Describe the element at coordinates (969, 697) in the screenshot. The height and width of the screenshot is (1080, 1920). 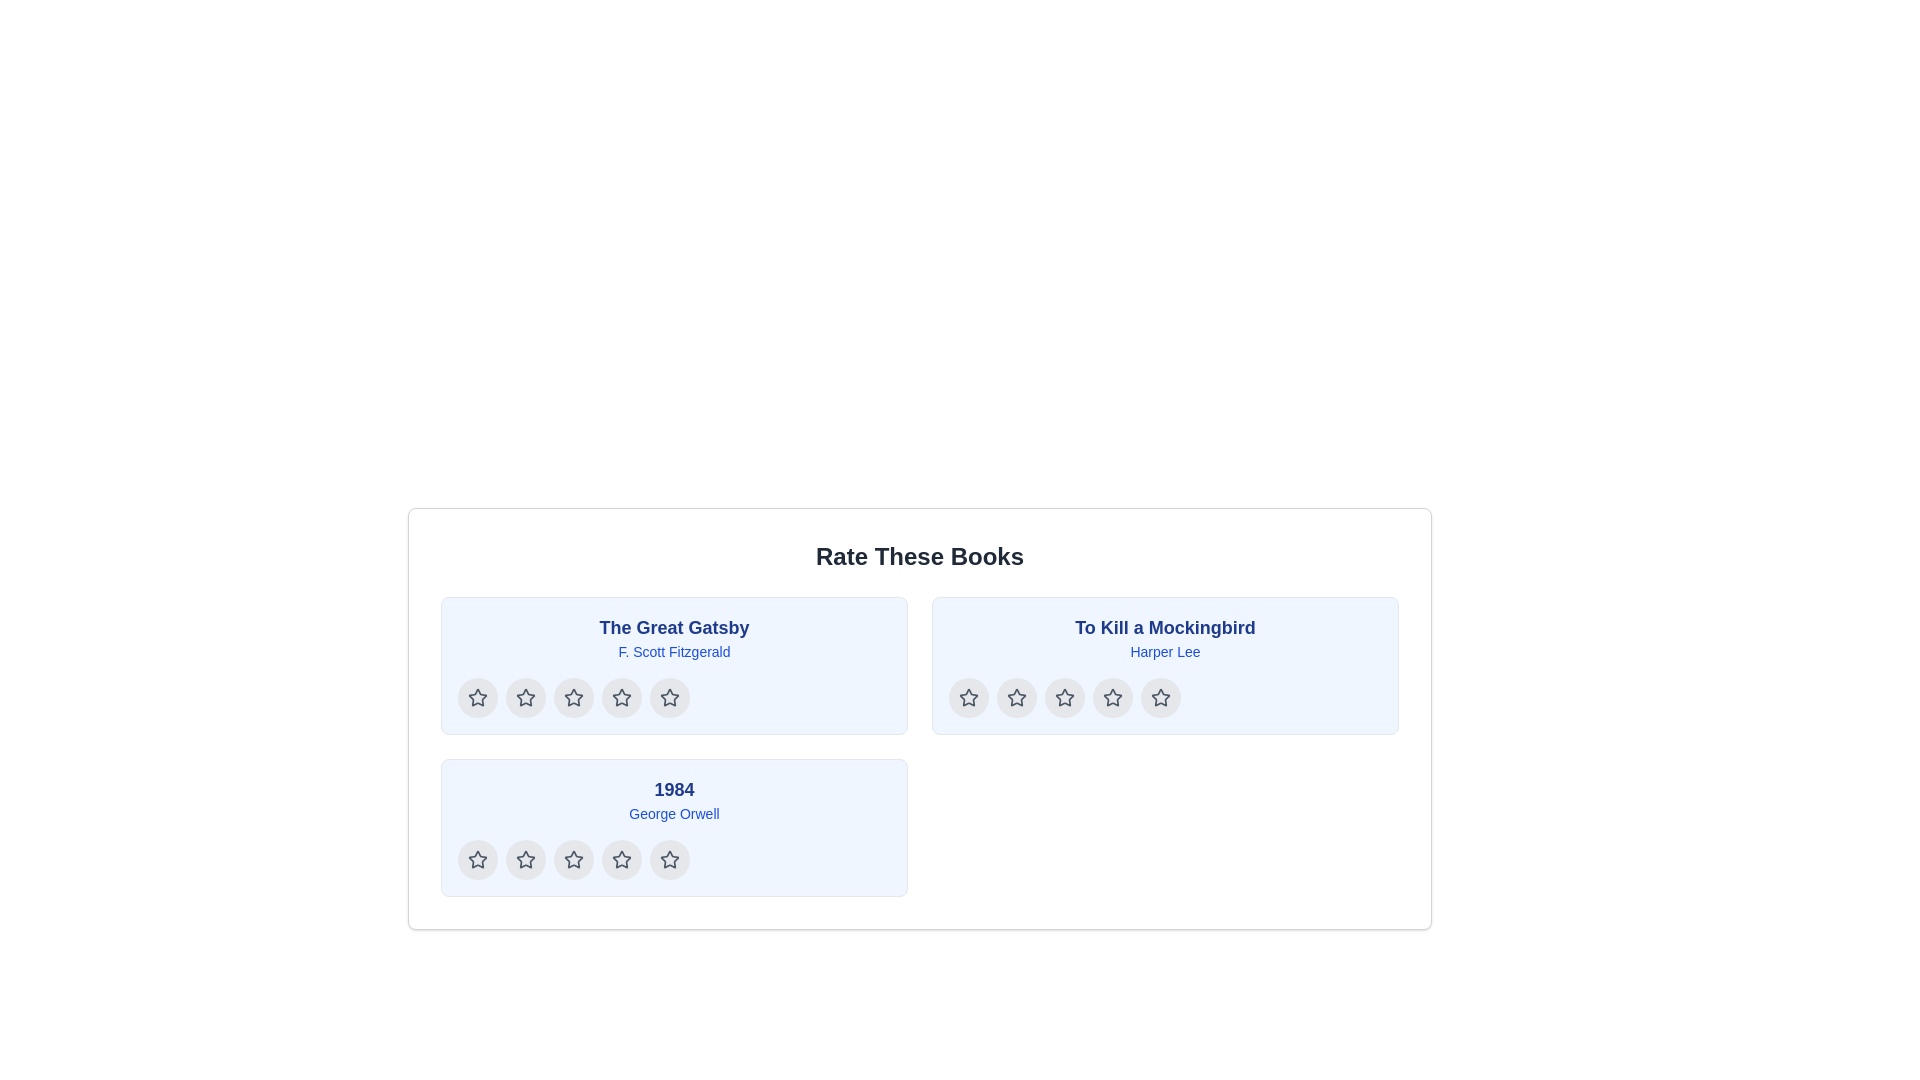
I see `the first star icon in the second row of the rating system for 'To Kill a Mockingbird', which is styled with gray borders and a transparent background` at that location.